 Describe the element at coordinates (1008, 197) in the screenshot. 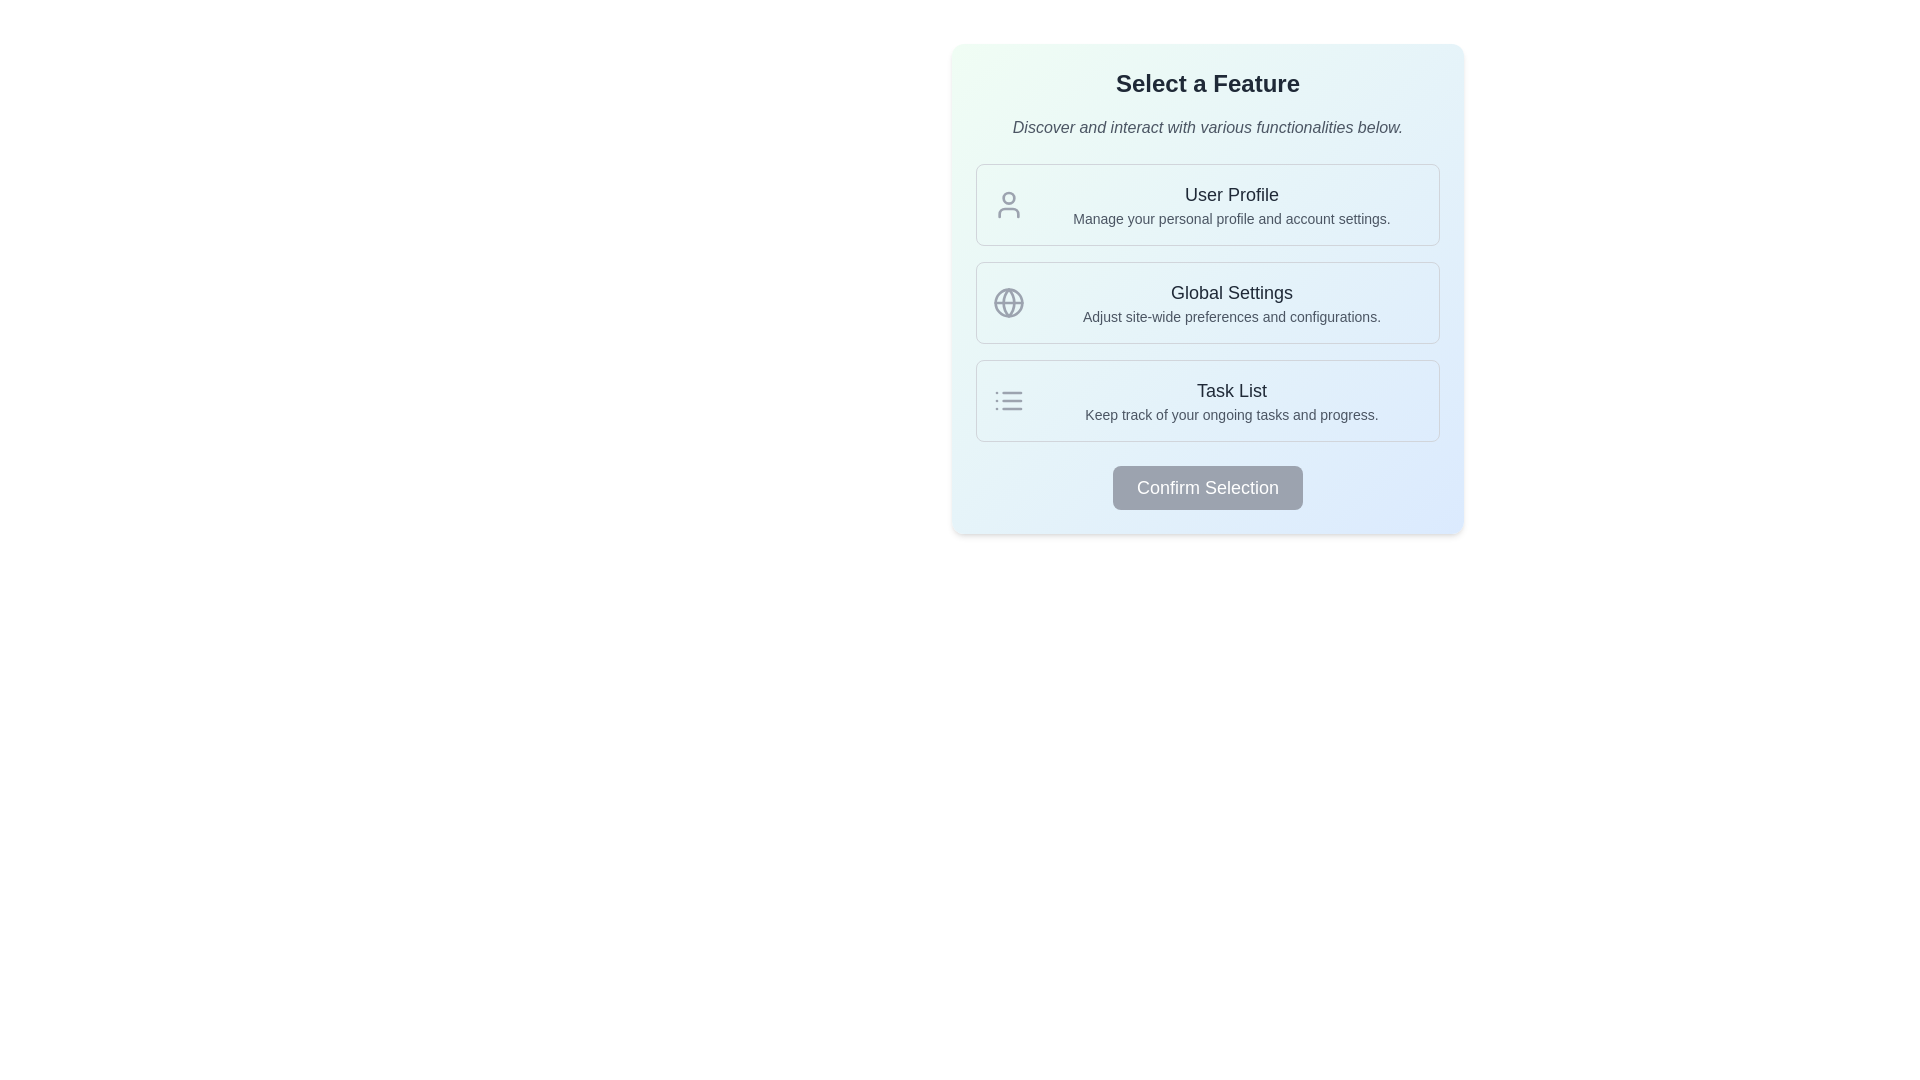

I see `the decorative circular element representing the head in the 'User Profile' icon, which is located to the left of the 'User Profile' option in the feature selection list` at that location.